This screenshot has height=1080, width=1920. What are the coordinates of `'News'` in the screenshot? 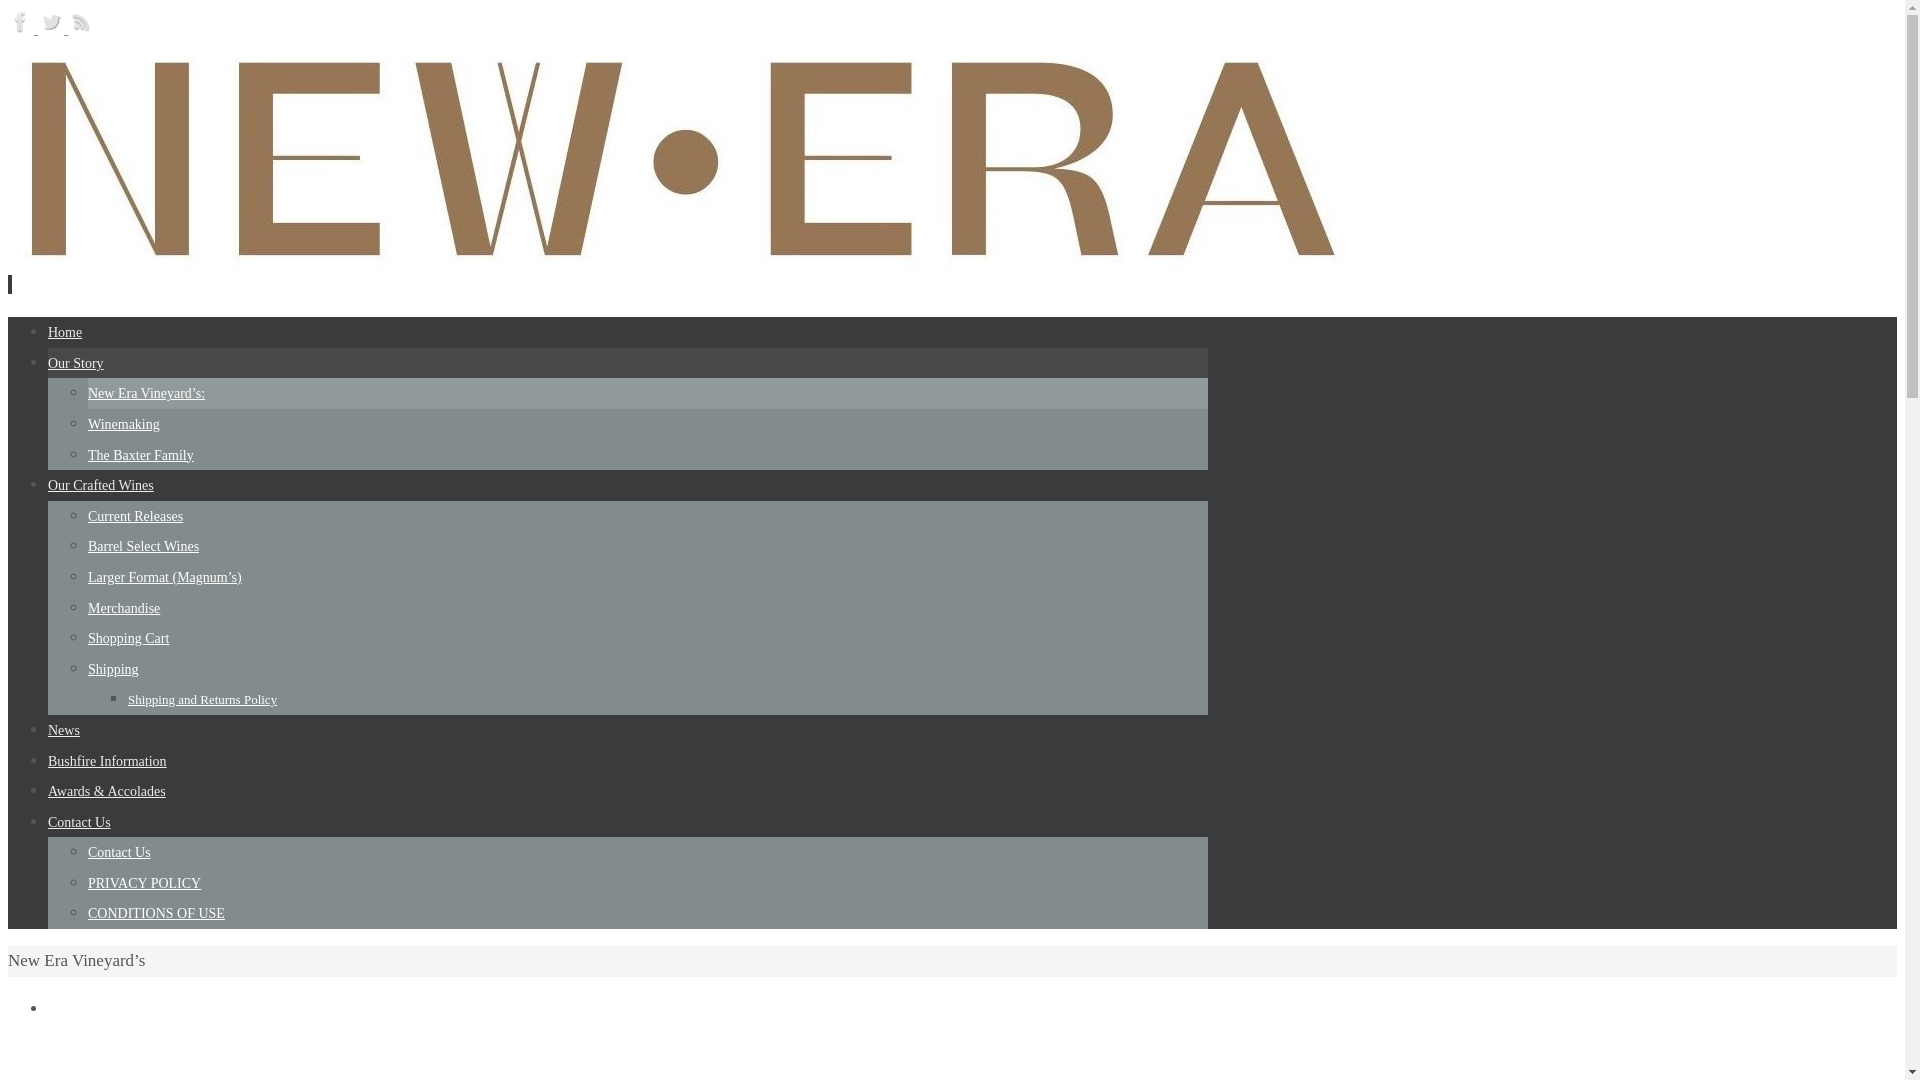 It's located at (48, 730).